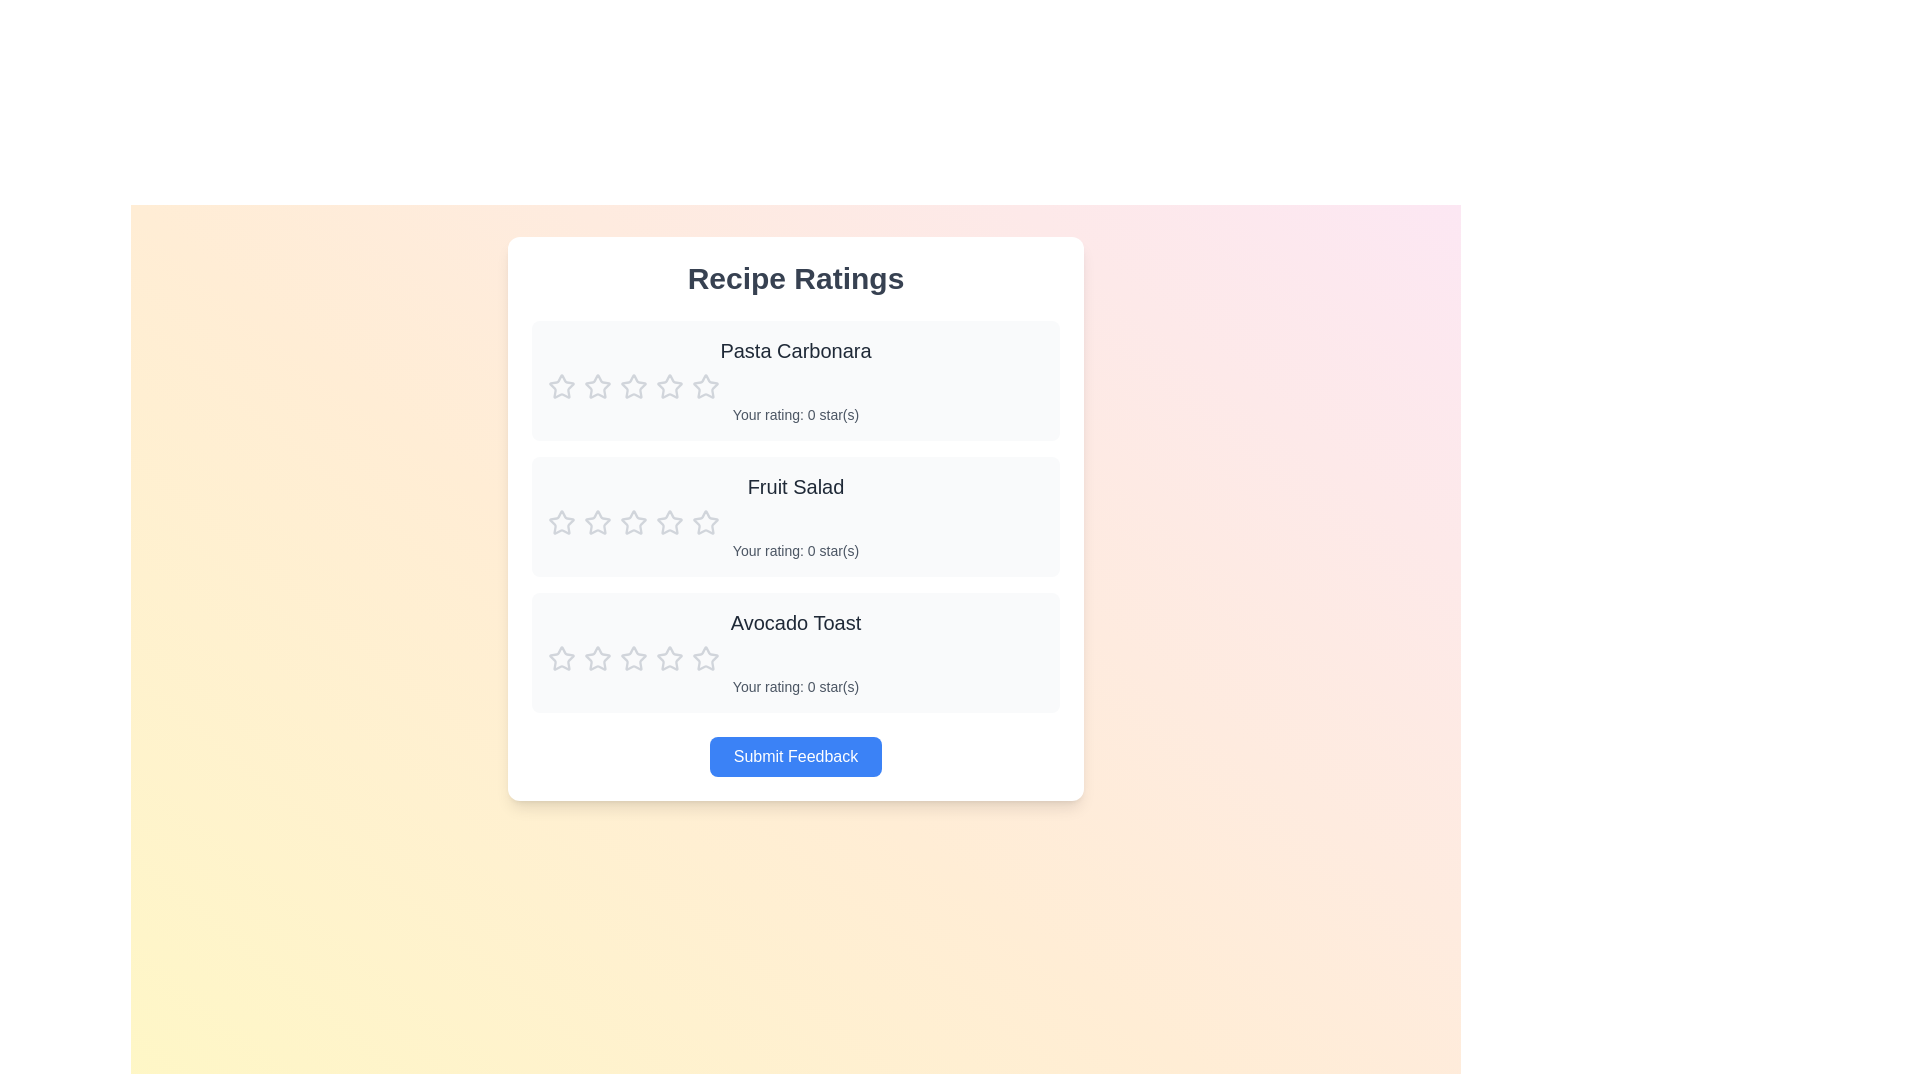 Image resolution: width=1920 pixels, height=1080 pixels. I want to click on from the first rating star (hollow gray star icon), so click(560, 386).